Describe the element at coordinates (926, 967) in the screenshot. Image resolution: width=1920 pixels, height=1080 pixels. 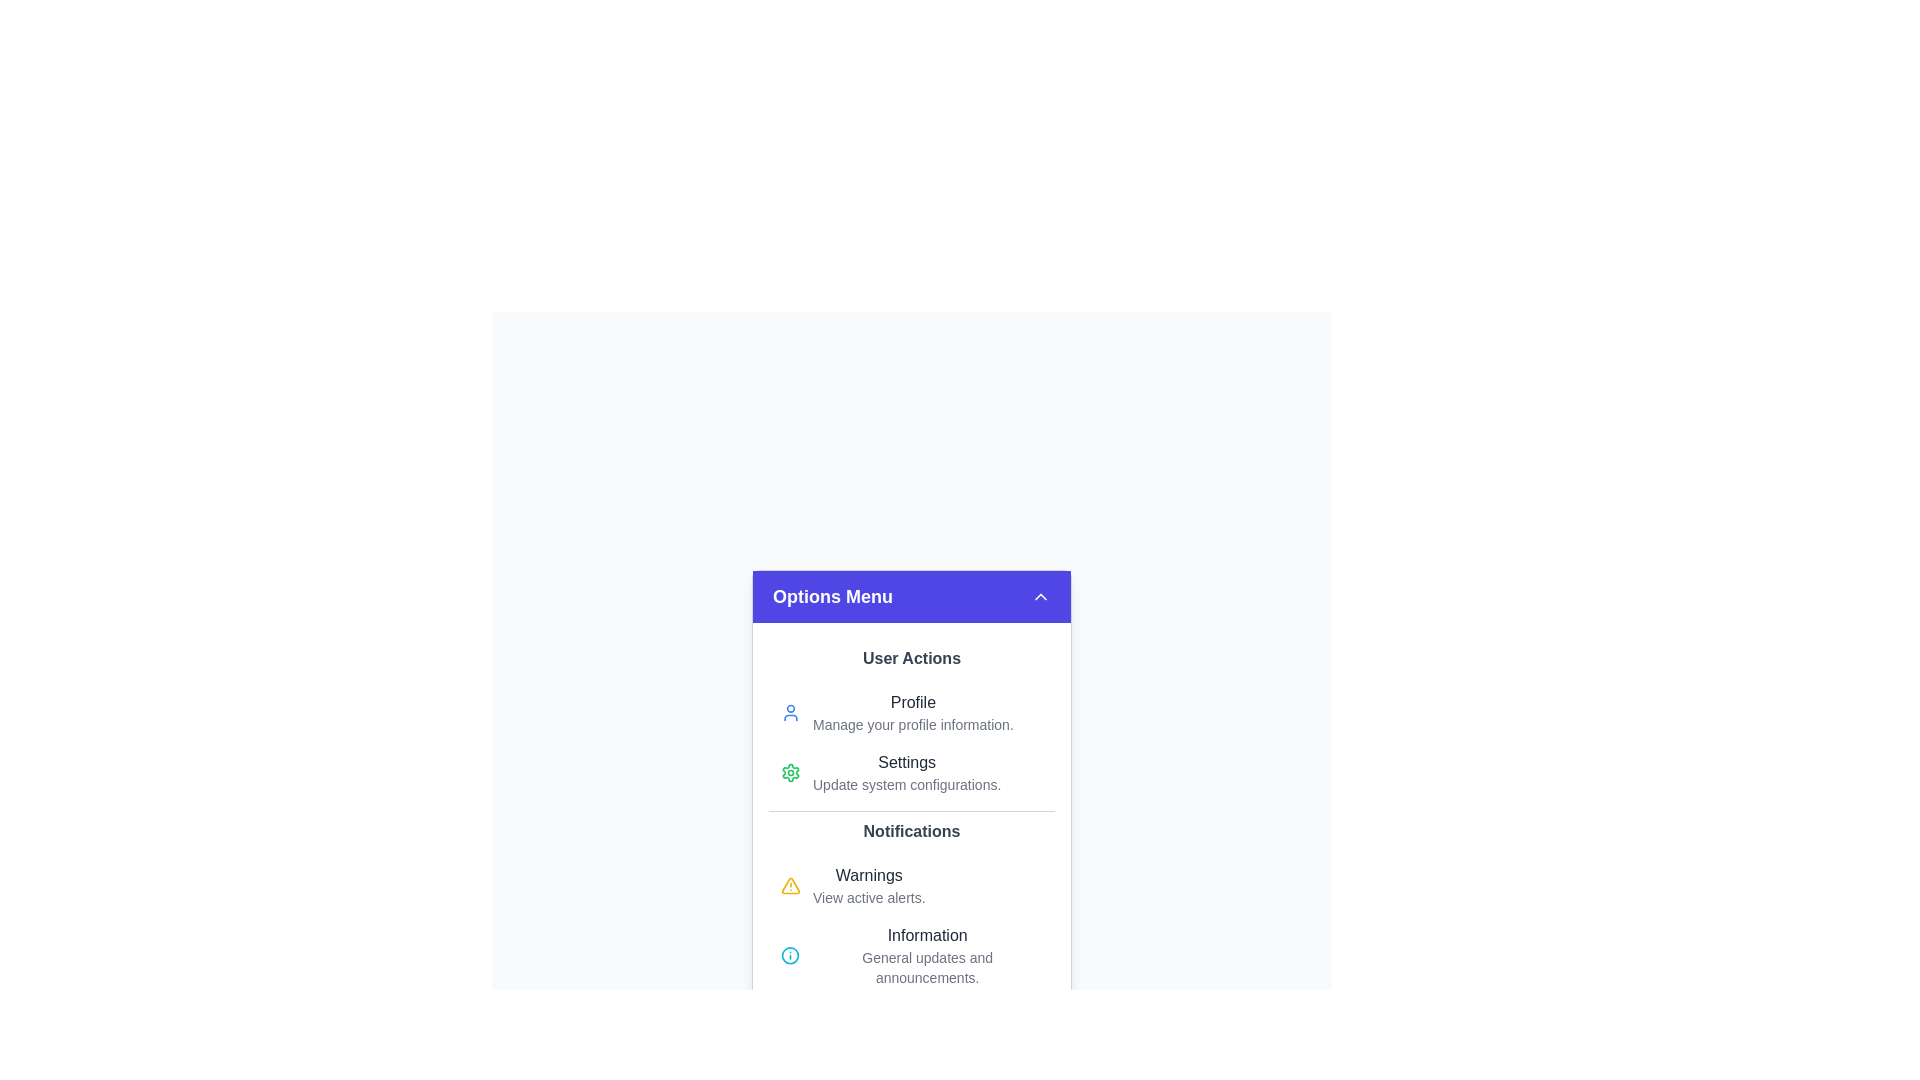
I see `the text label reading 'General updates and announcements' located under the heading 'Information' in the Options Menu interface` at that location.